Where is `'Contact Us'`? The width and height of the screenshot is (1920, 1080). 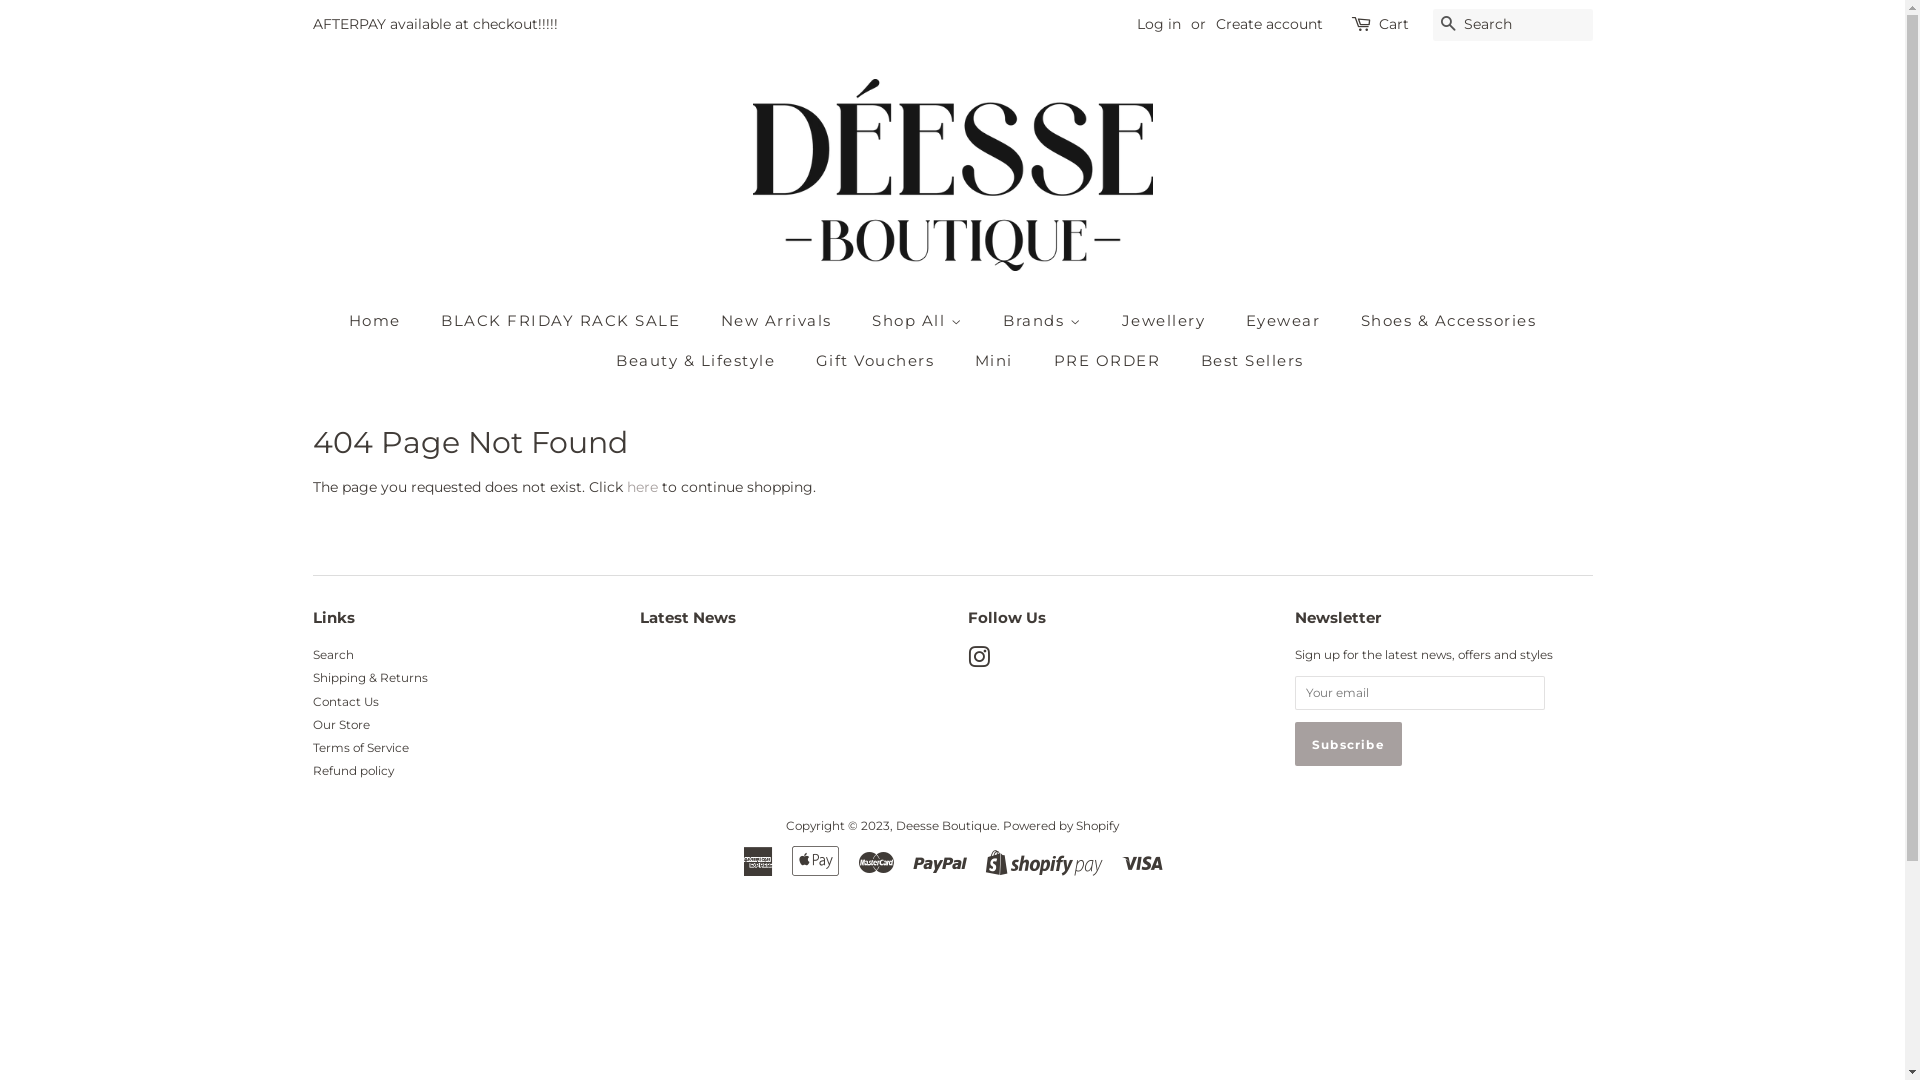
'Contact Us' is located at coordinates (345, 700).